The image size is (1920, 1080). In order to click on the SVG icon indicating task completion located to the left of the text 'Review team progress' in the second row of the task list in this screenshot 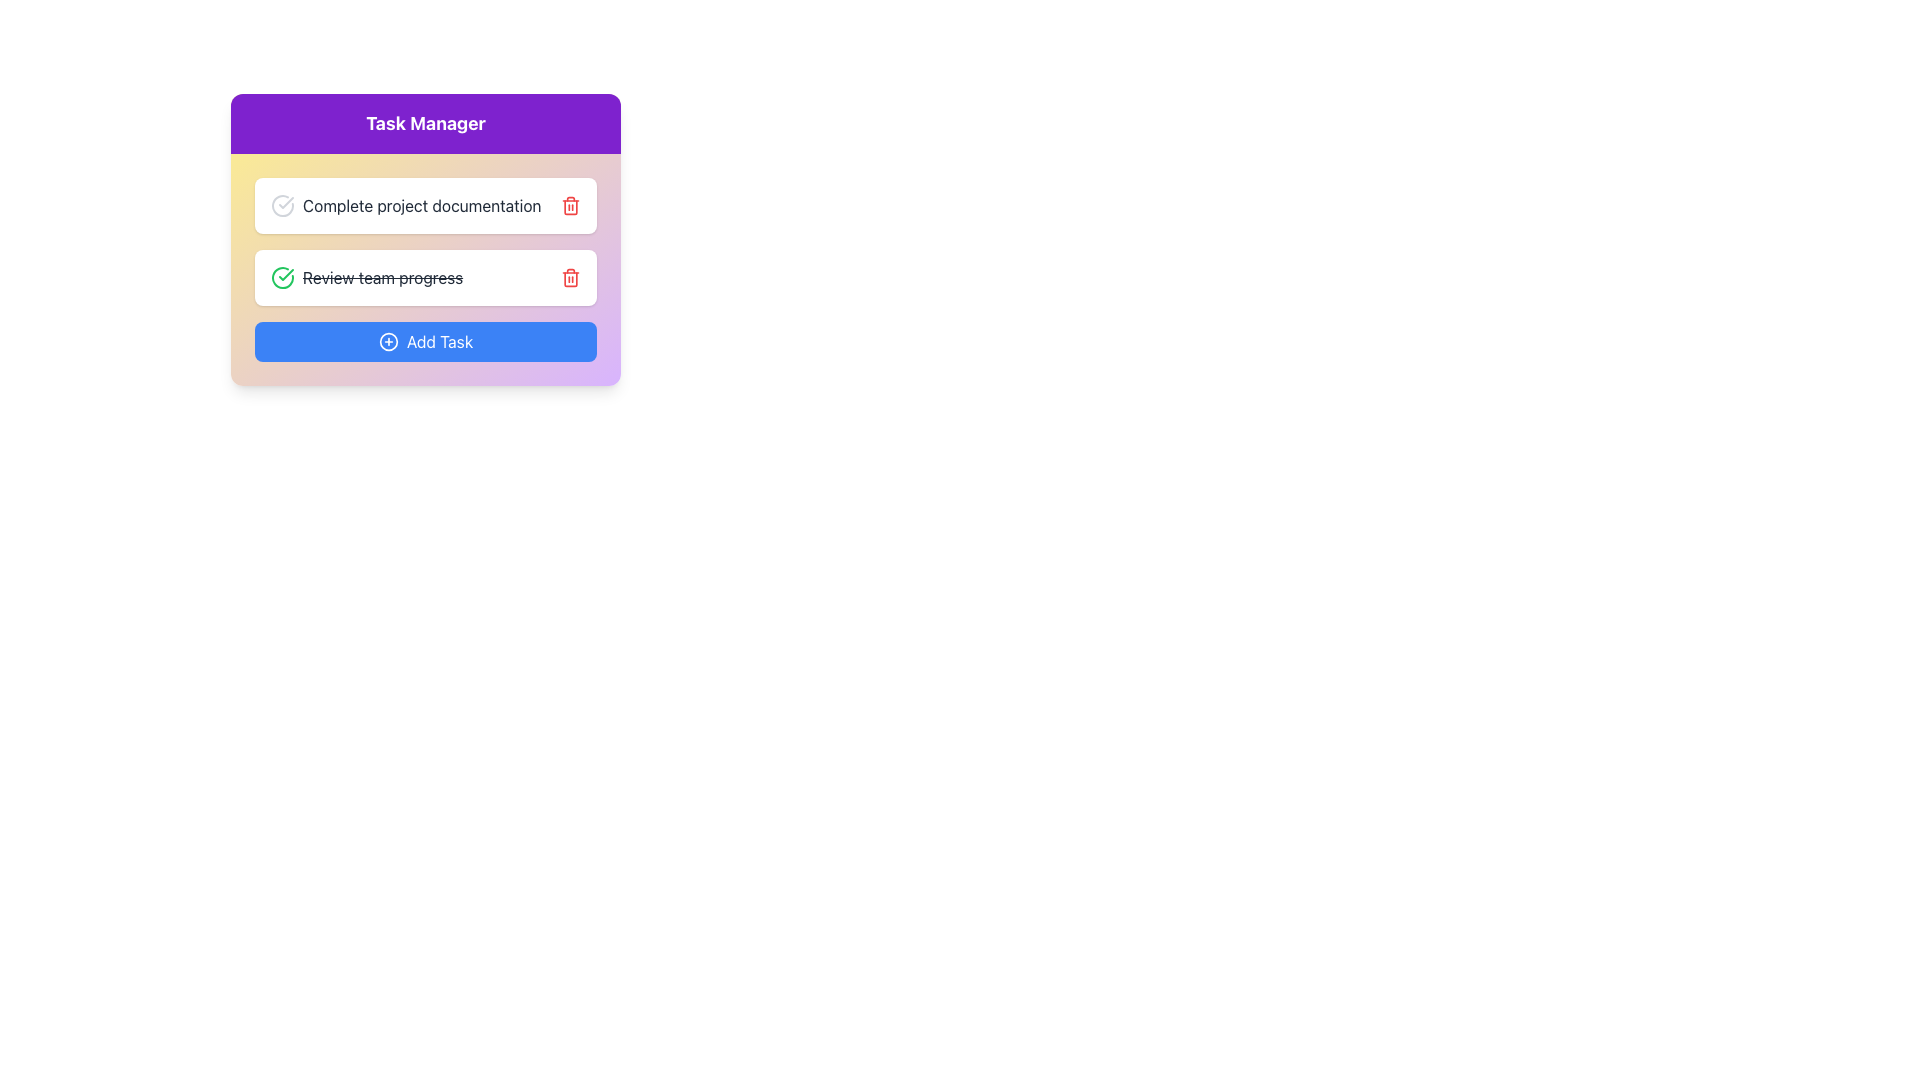, I will do `click(282, 277)`.